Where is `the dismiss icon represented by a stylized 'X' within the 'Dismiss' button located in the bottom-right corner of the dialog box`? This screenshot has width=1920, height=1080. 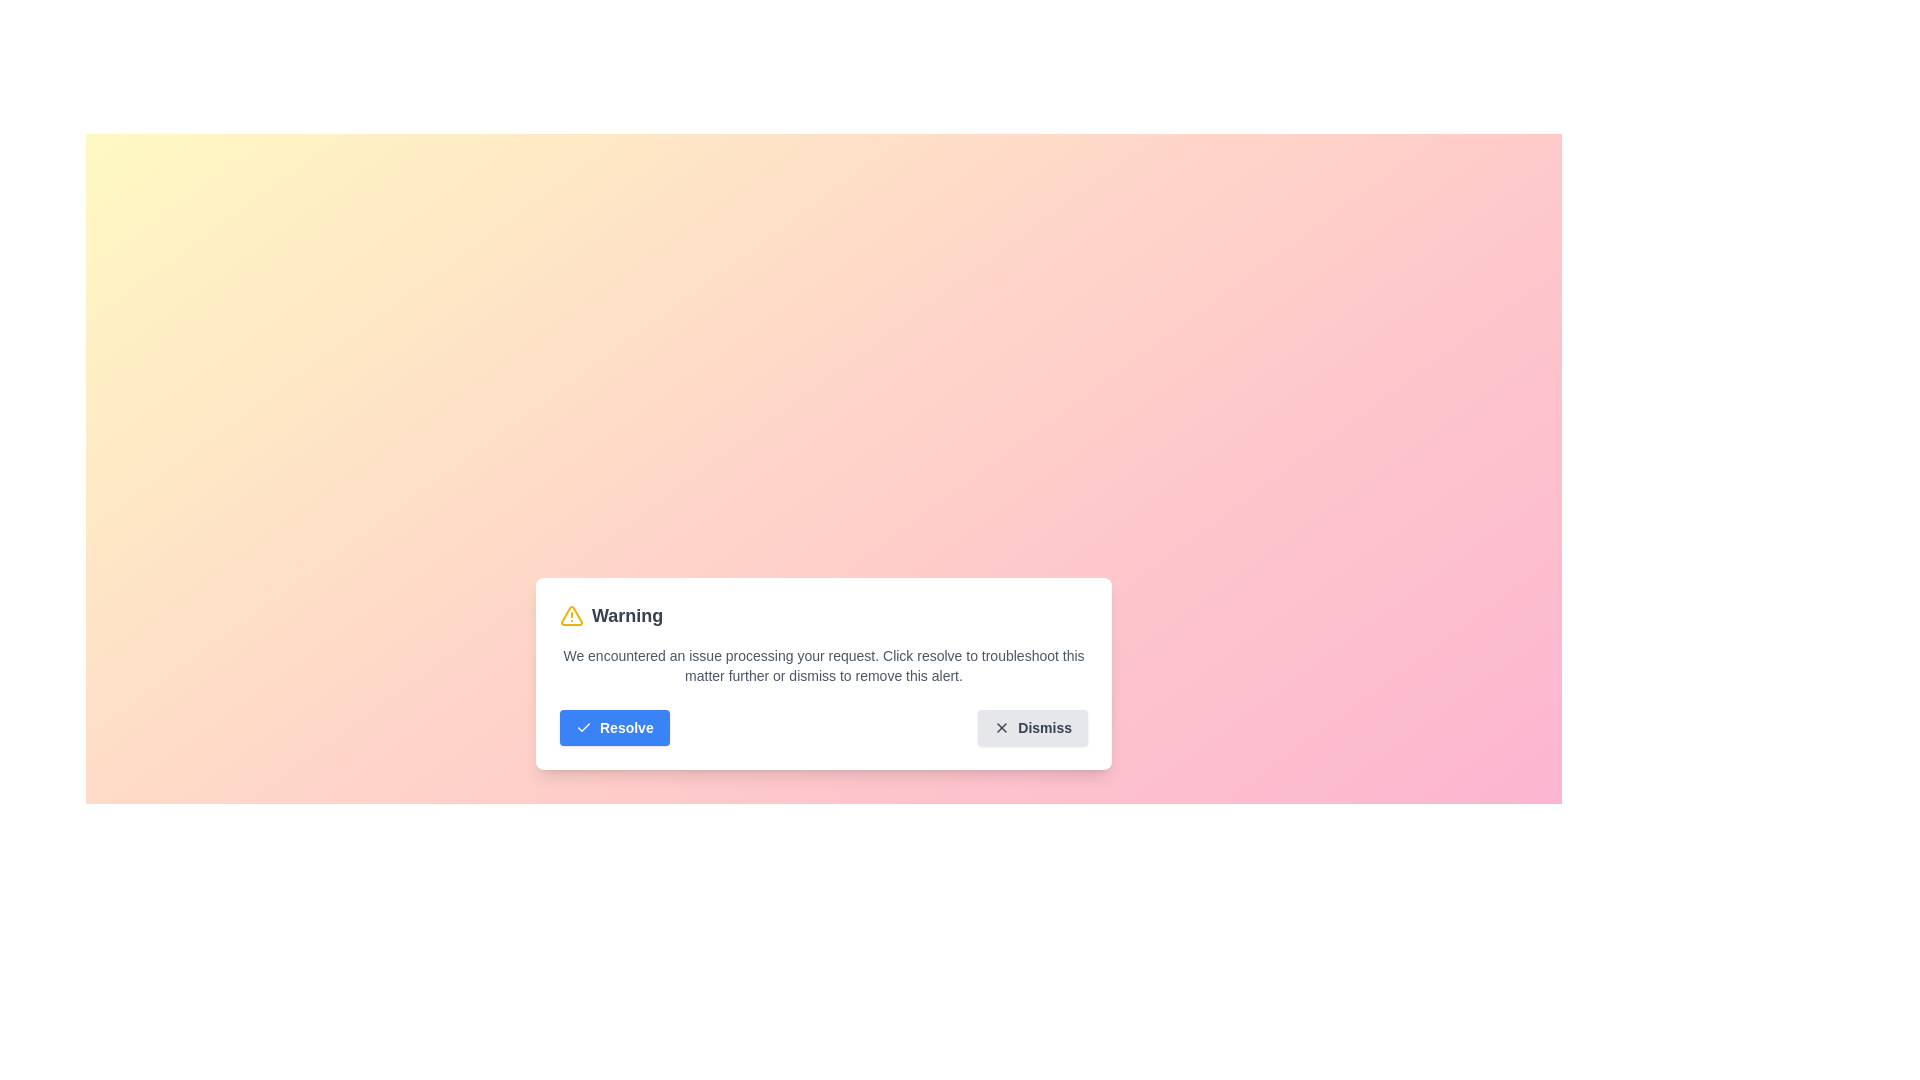 the dismiss icon represented by a stylized 'X' within the 'Dismiss' button located in the bottom-right corner of the dialog box is located at coordinates (1002, 728).